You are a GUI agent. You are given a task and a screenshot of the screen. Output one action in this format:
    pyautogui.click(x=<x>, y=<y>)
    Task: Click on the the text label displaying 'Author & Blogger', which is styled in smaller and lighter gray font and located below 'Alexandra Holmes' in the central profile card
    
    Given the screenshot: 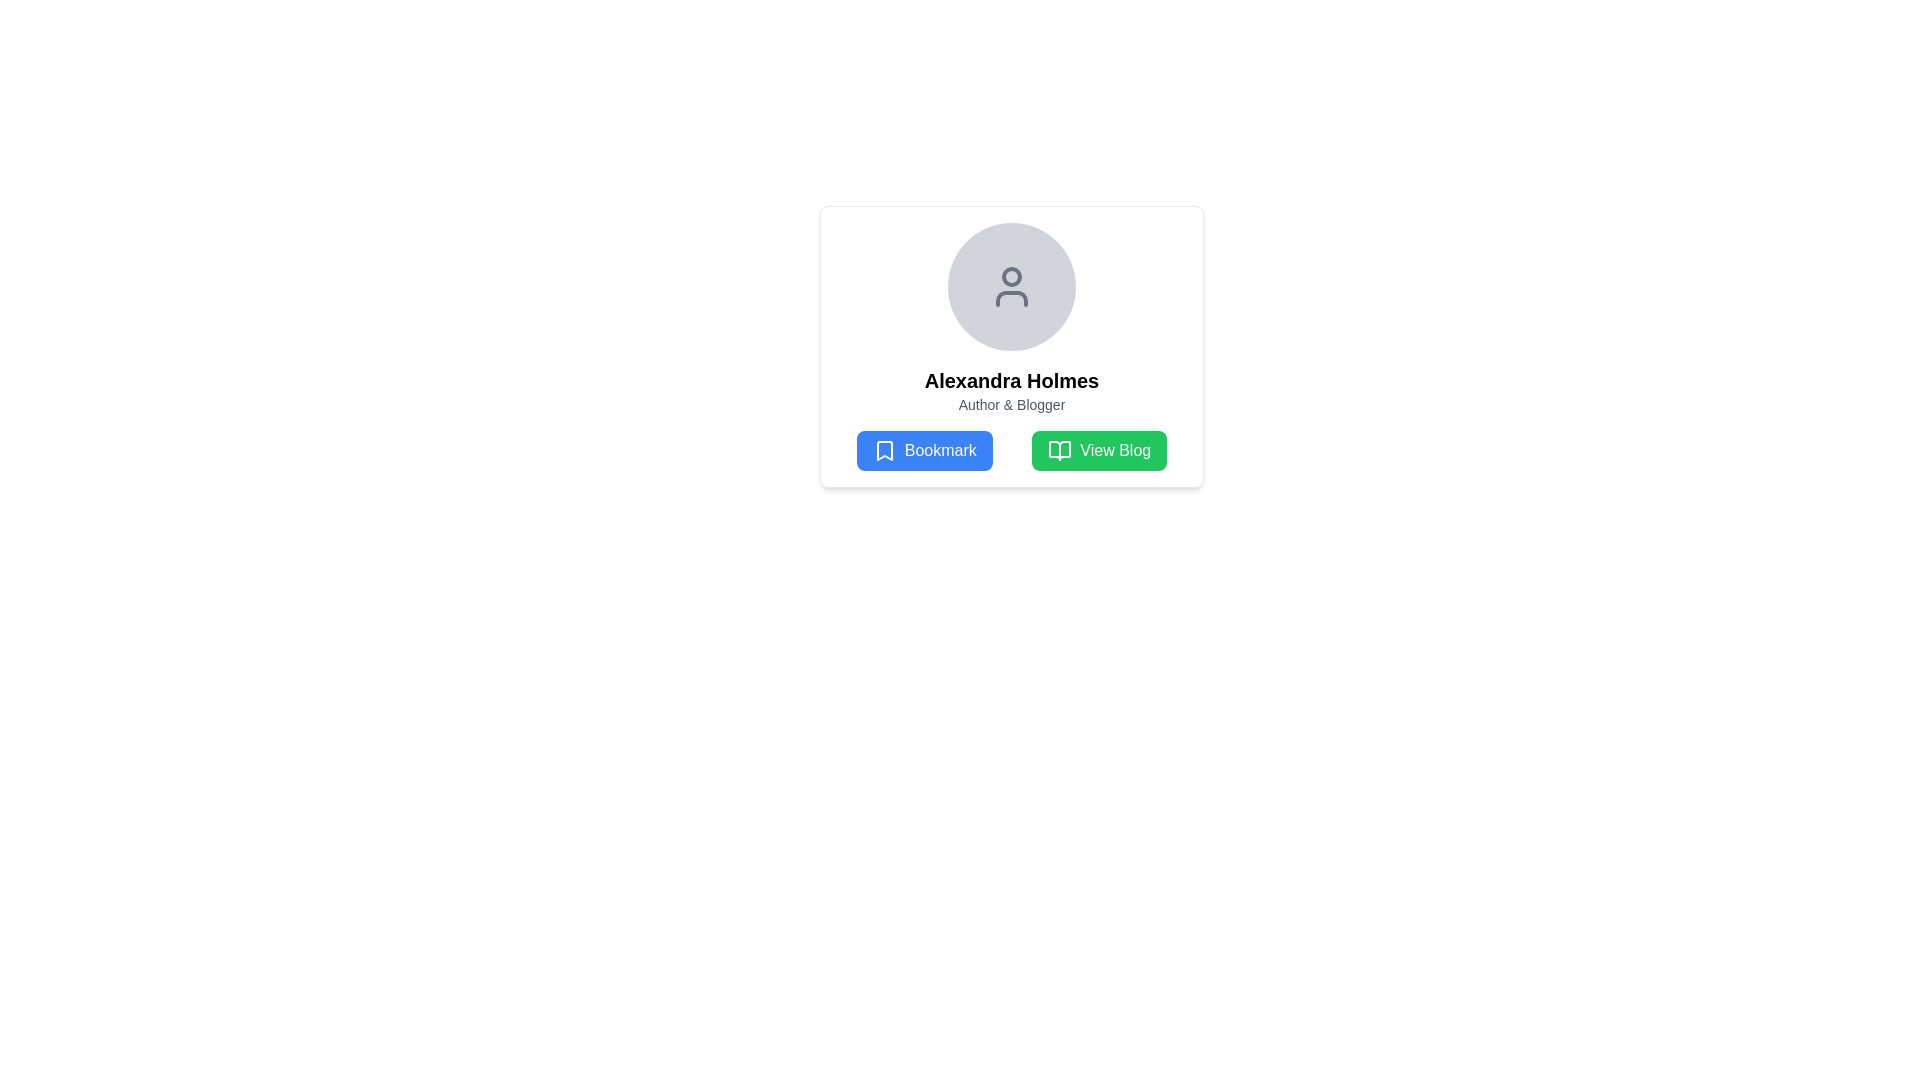 What is the action you would take?
    pyautogui.click(x=1012, y=405)
    